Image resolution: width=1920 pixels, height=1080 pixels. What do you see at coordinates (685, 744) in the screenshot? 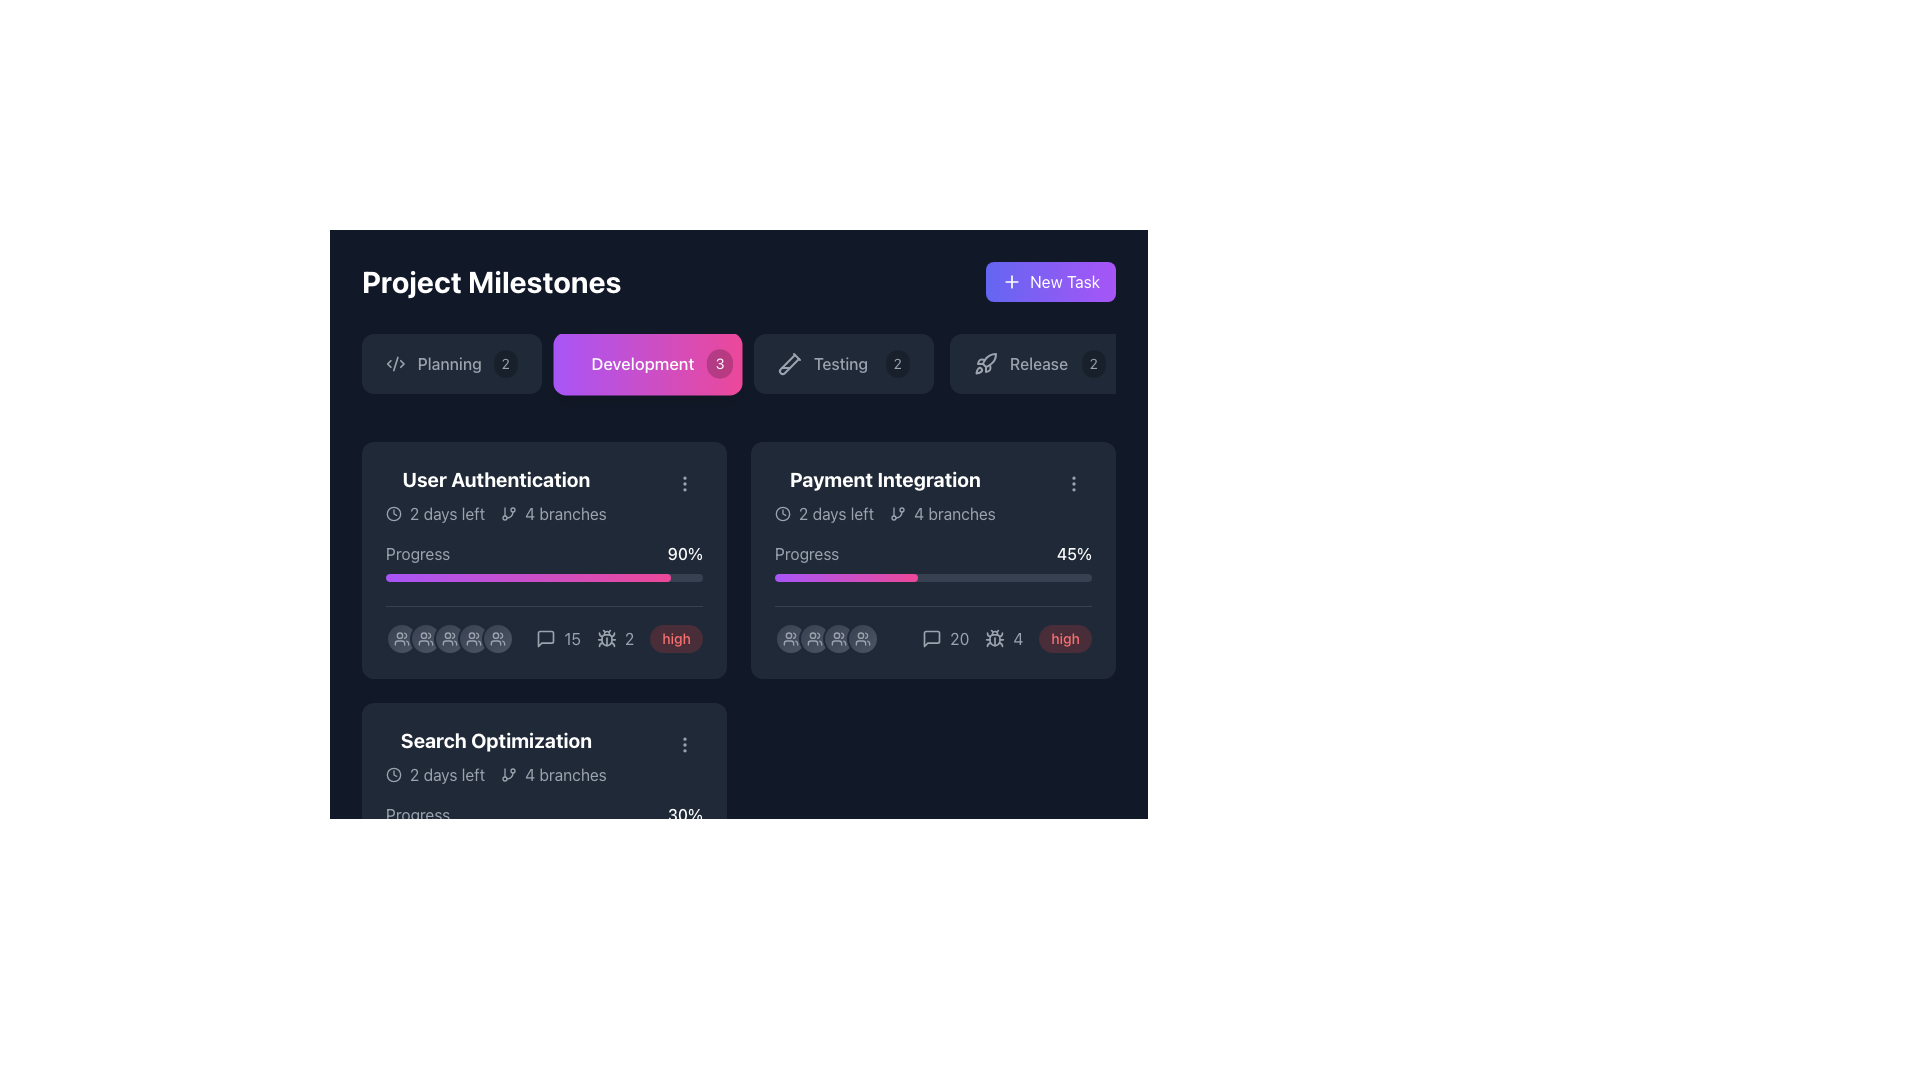
I see `the ellipsis icon located at the bottom-right corner of the 'Search Optimization' card` at bounding box center [685, 744].